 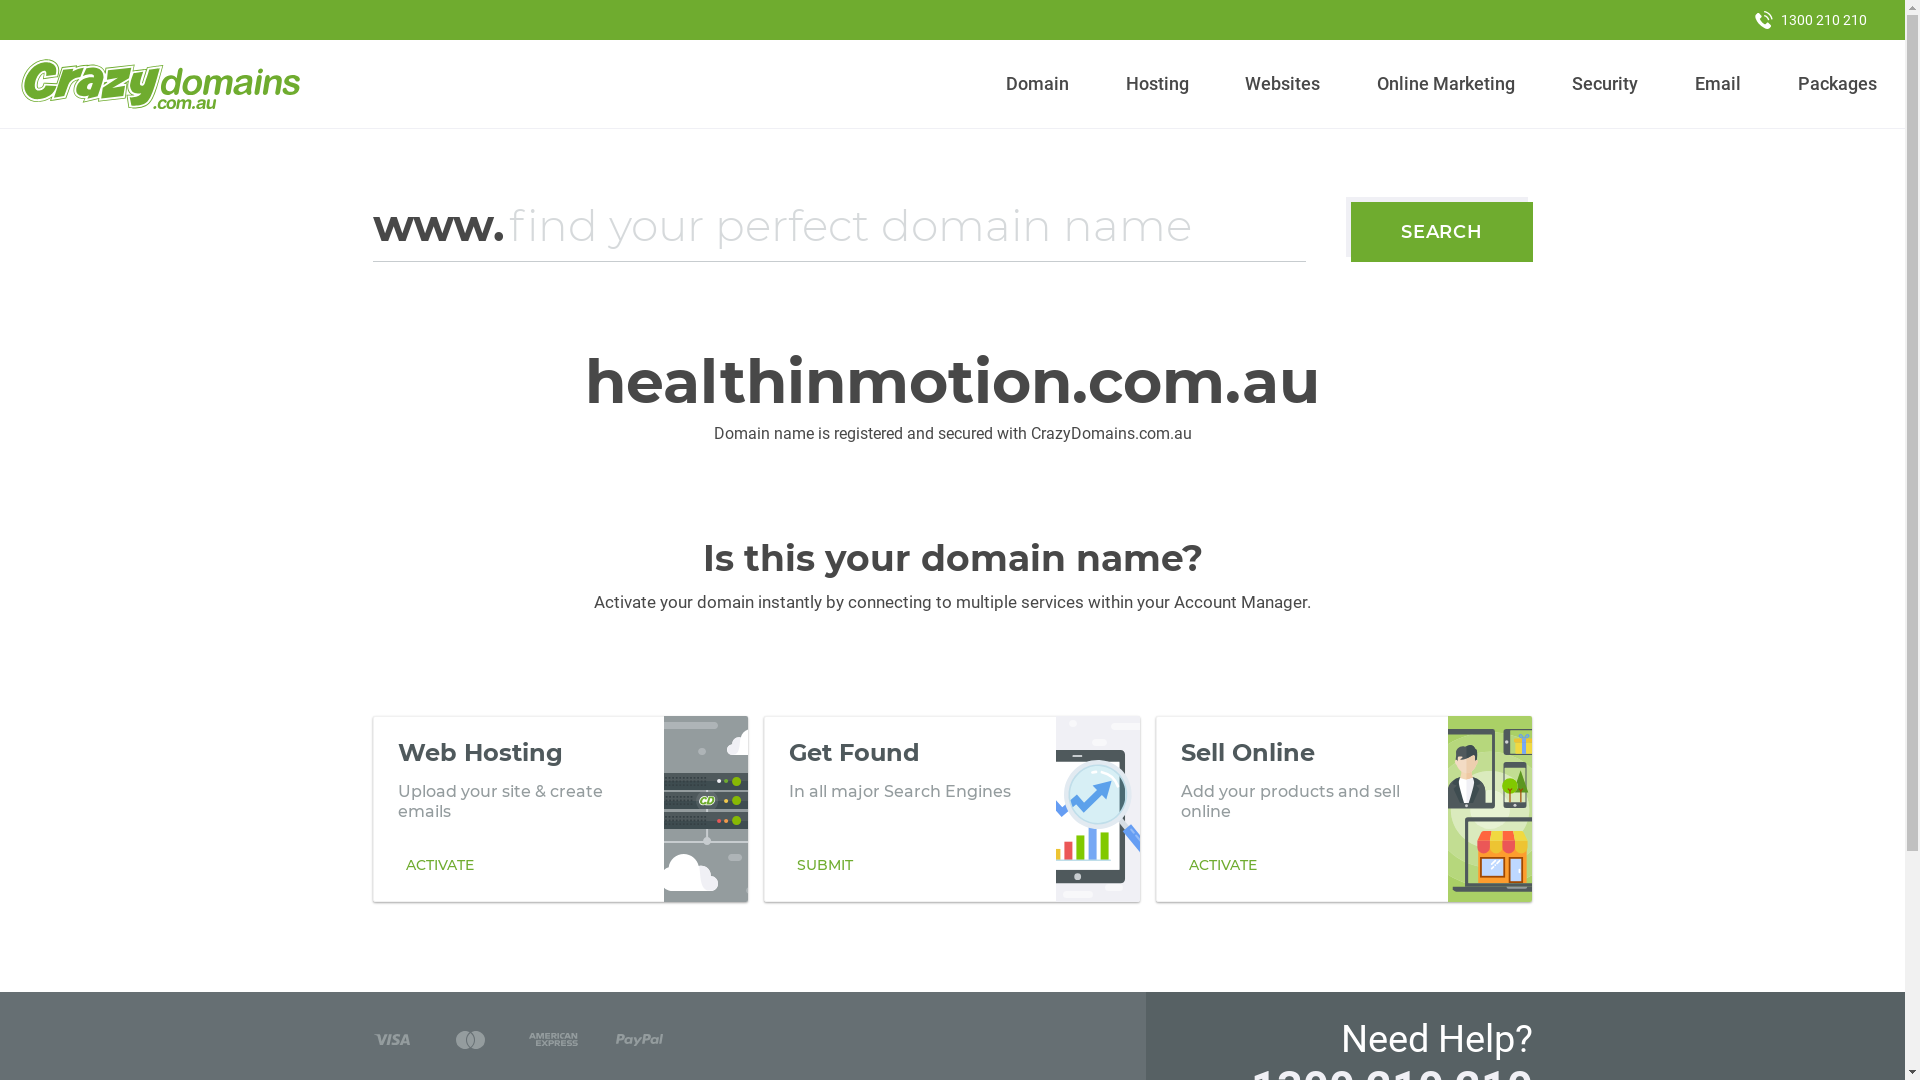 What do you see at coordinates (1441, 230) in the screenshot?
I see `'SEARCH'` at bounding box center [1441, 230].